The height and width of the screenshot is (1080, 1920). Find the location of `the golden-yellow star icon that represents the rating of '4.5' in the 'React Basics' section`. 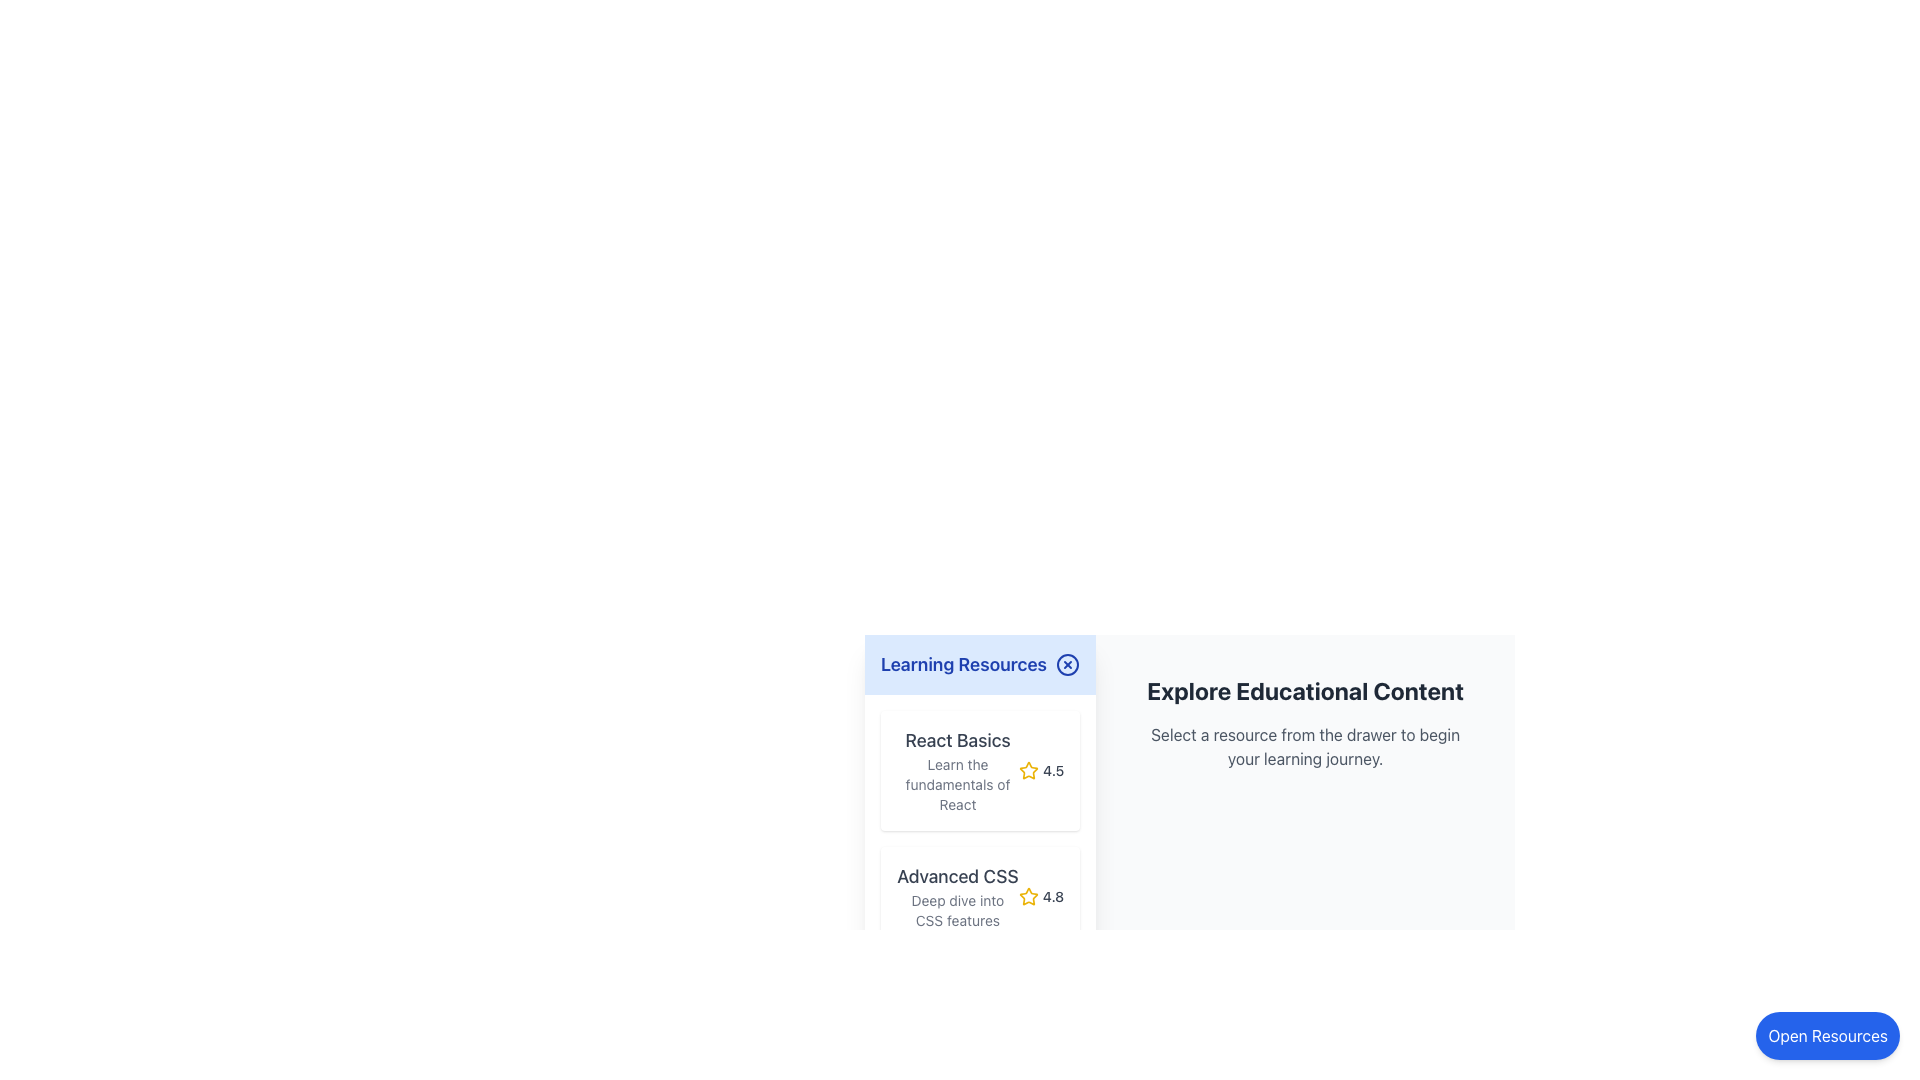

the golden-yellow star icon that represents the rating of '4.5' in the 'React Basics' section is located at coordinates (1040, 770).